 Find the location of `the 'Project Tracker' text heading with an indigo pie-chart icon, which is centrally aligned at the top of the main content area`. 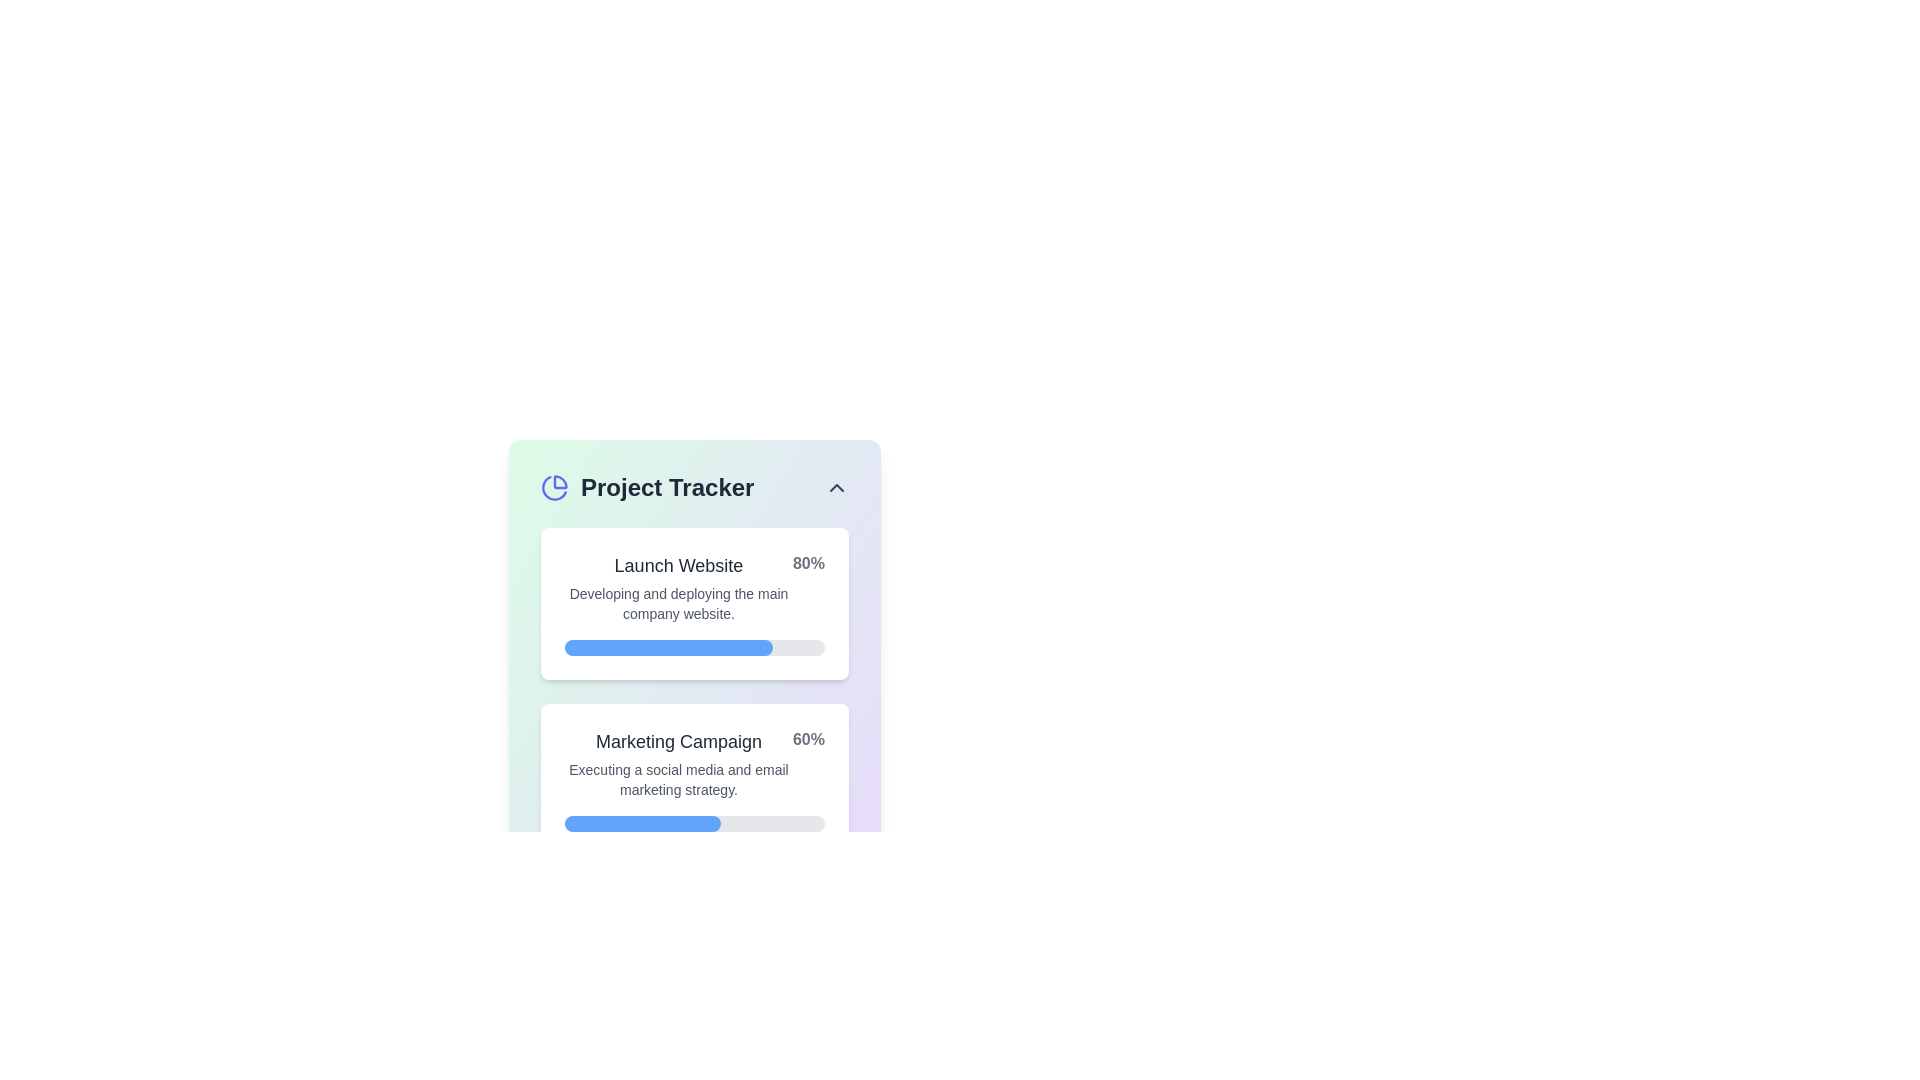

the 'Project Tracker' text heading with an indigo pie-chart icon, which is centrally aligned at the top of the main content area is located at coordinates (647, 488).